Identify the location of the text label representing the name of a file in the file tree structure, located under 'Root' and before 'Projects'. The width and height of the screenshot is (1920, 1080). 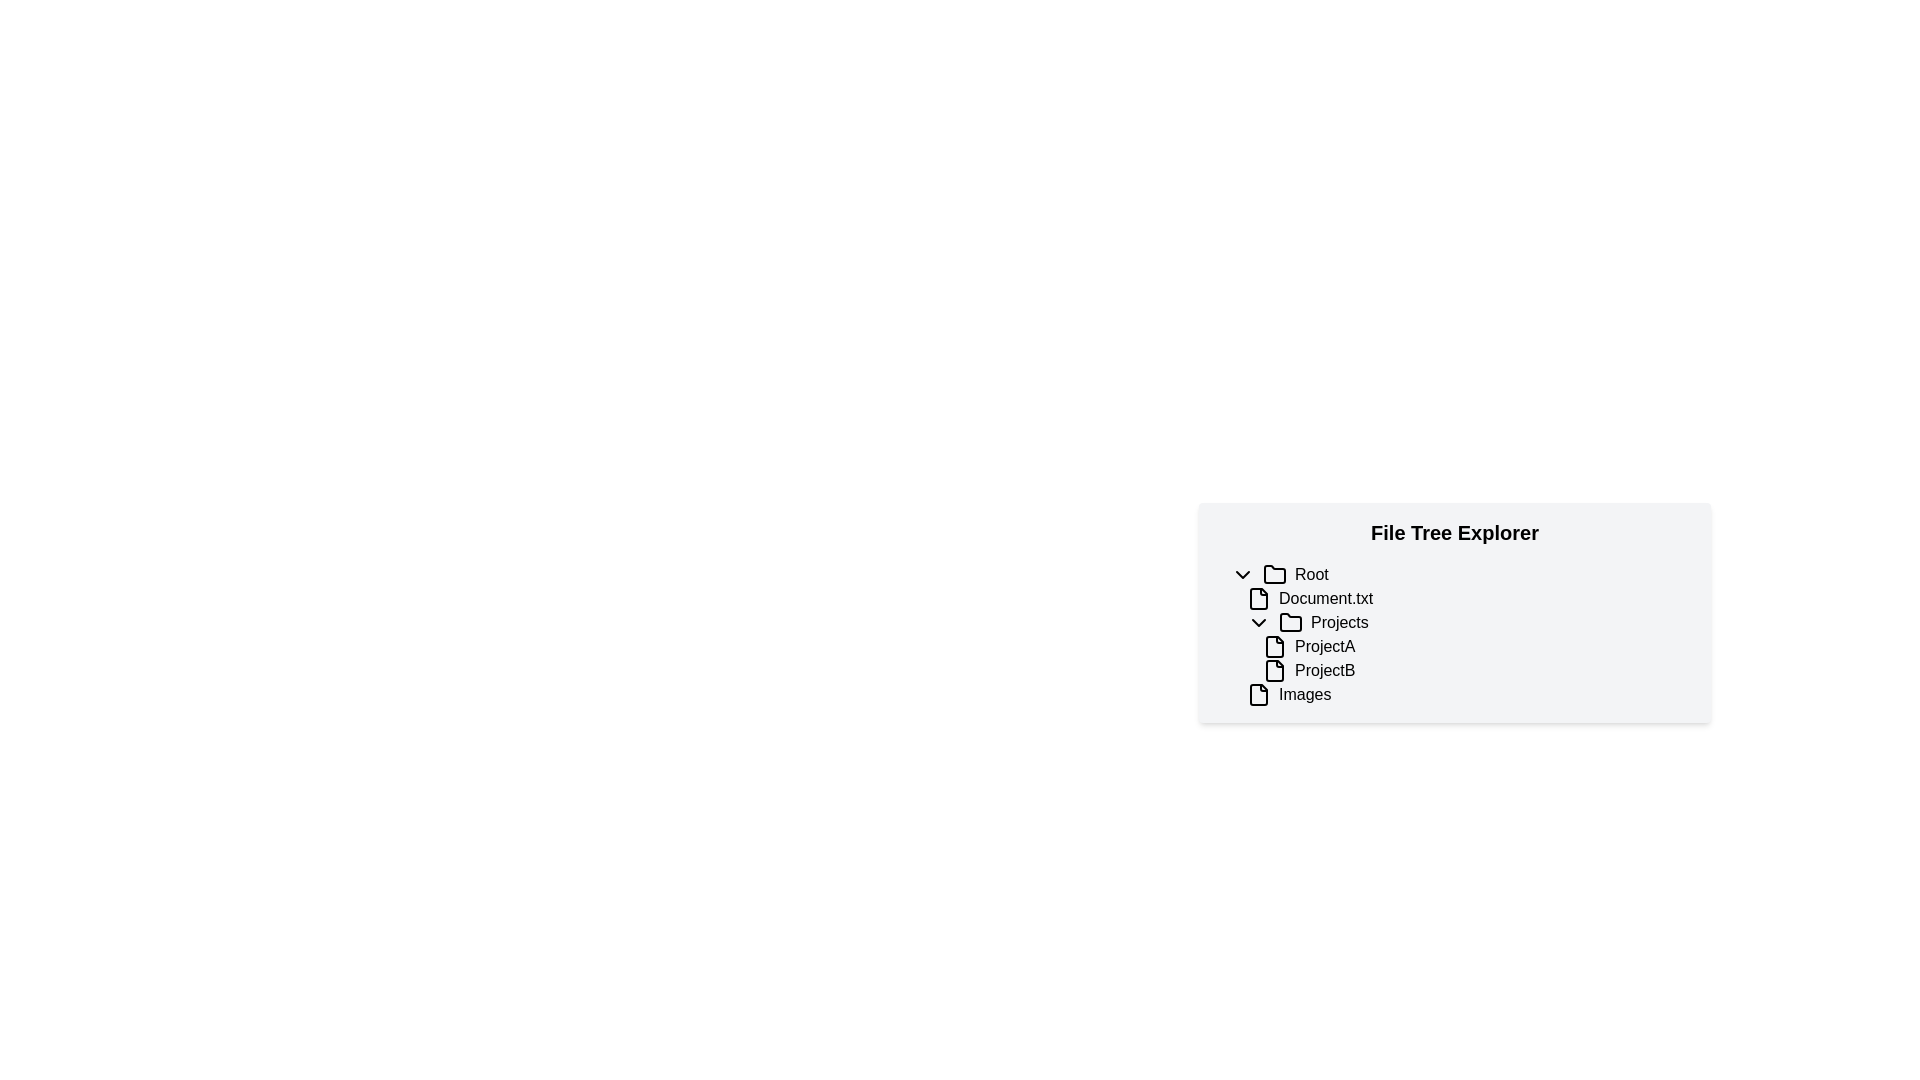
(1325, 597).